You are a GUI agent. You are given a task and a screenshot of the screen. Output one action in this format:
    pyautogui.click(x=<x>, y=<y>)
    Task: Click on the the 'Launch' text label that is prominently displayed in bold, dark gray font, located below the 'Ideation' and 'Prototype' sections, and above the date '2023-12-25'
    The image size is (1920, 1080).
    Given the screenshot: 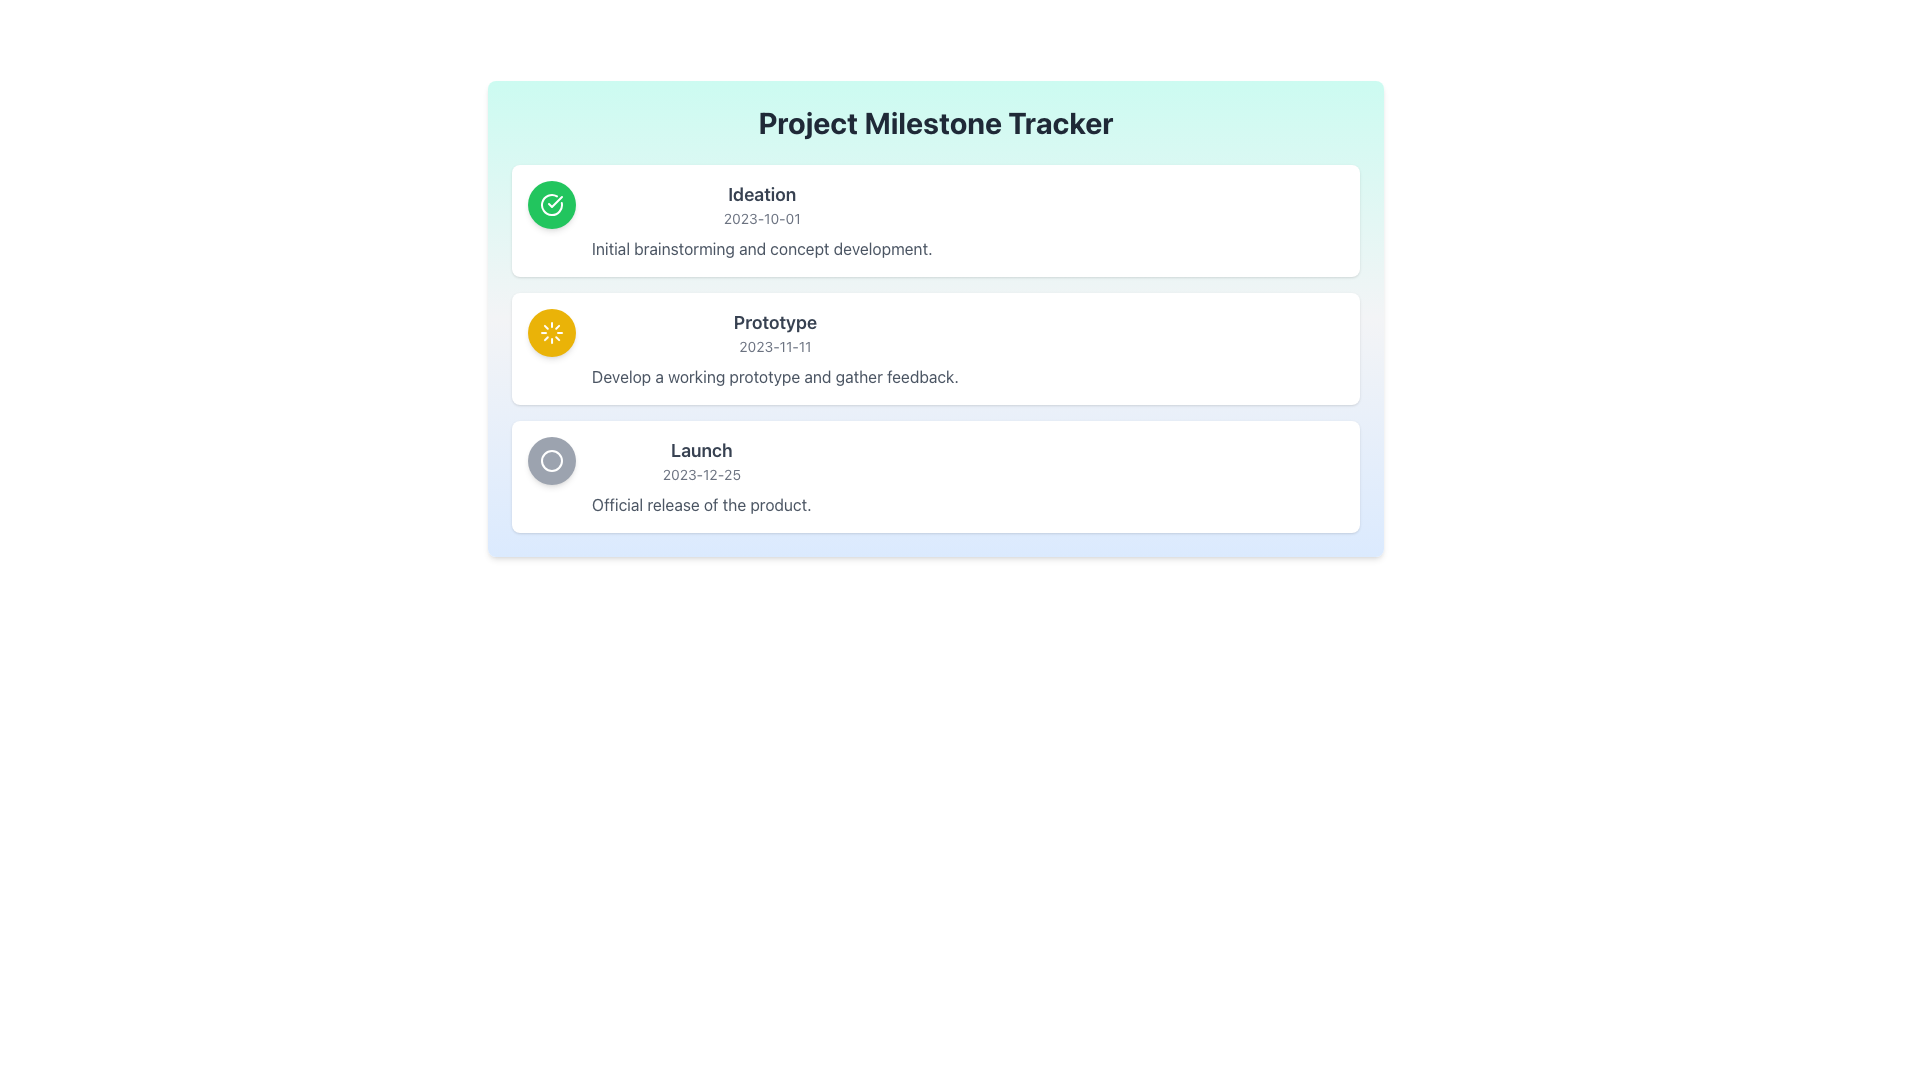 What is the action you would take?
    pyautogui.click(x=701, y=451)
    